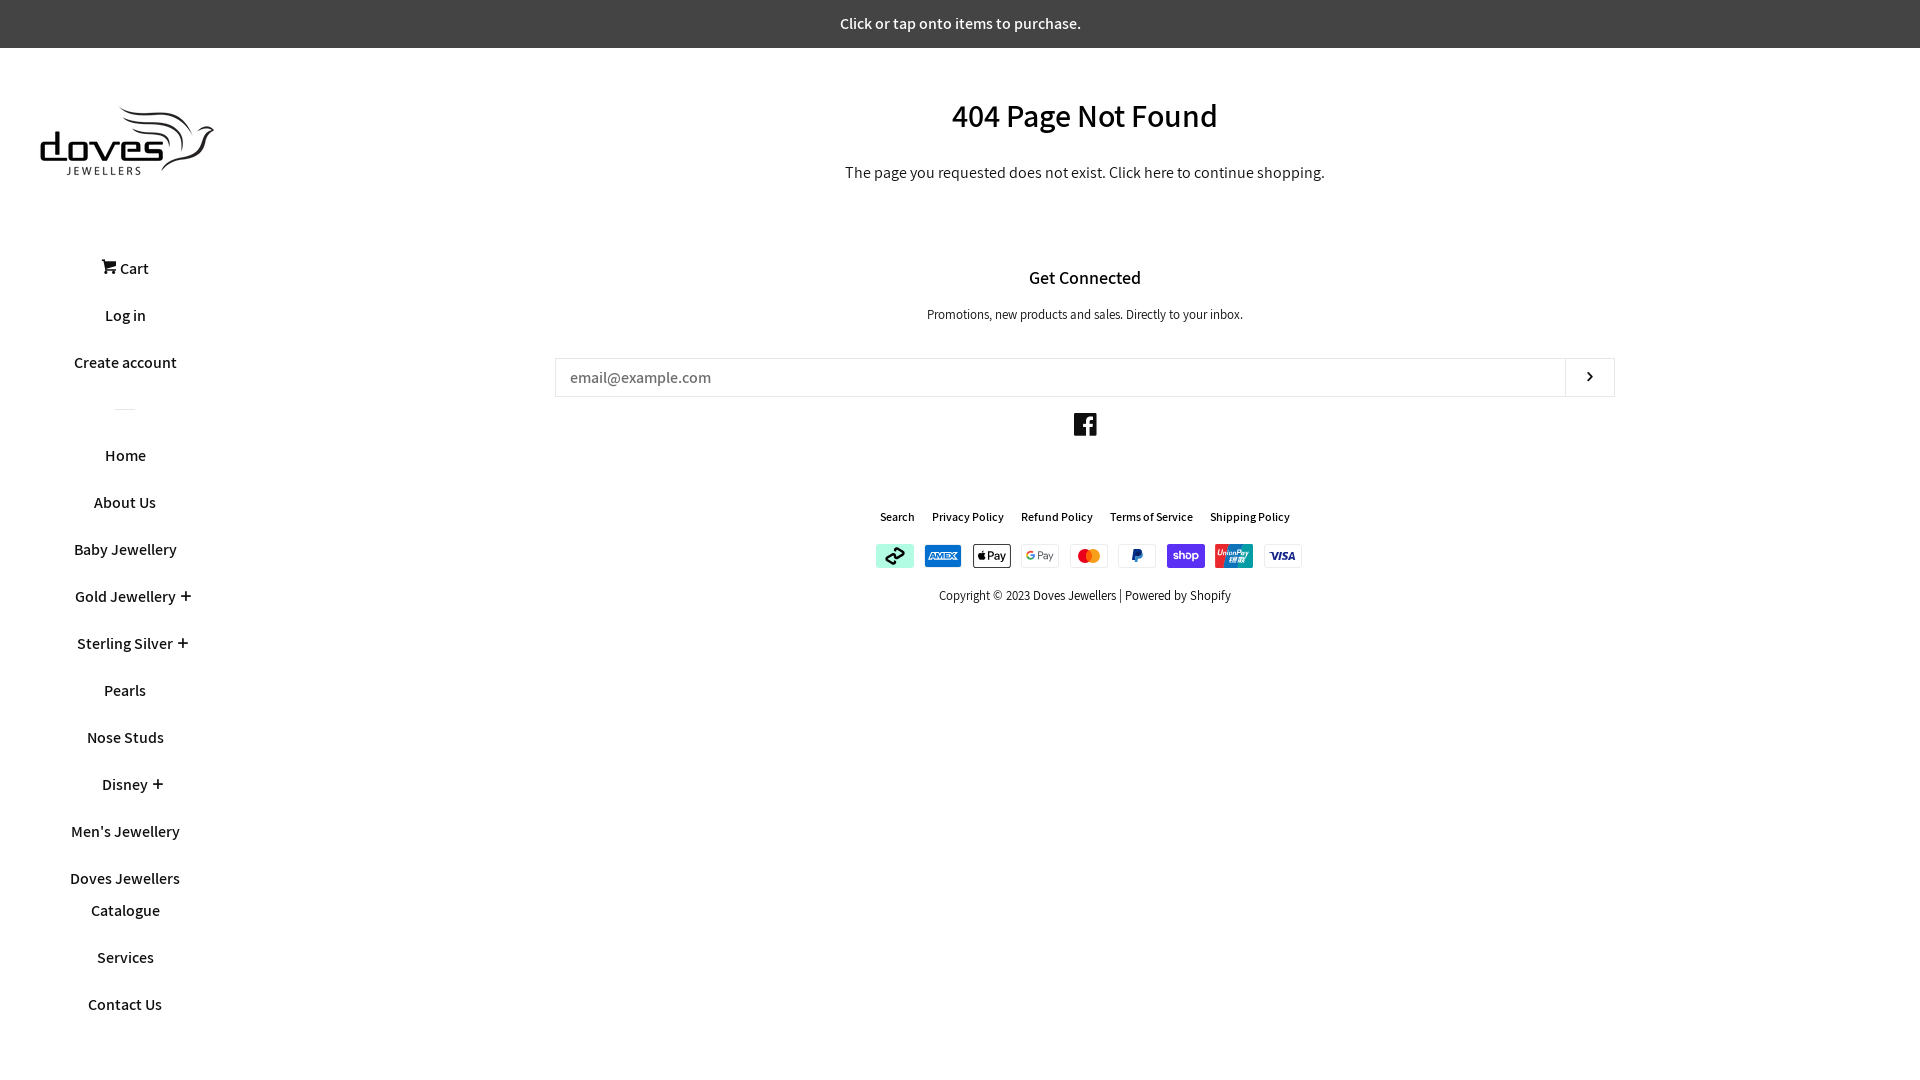 The width and height of the screenshot is (1920, 1080). I want to click on 'Facebook', so click(1083, 427).